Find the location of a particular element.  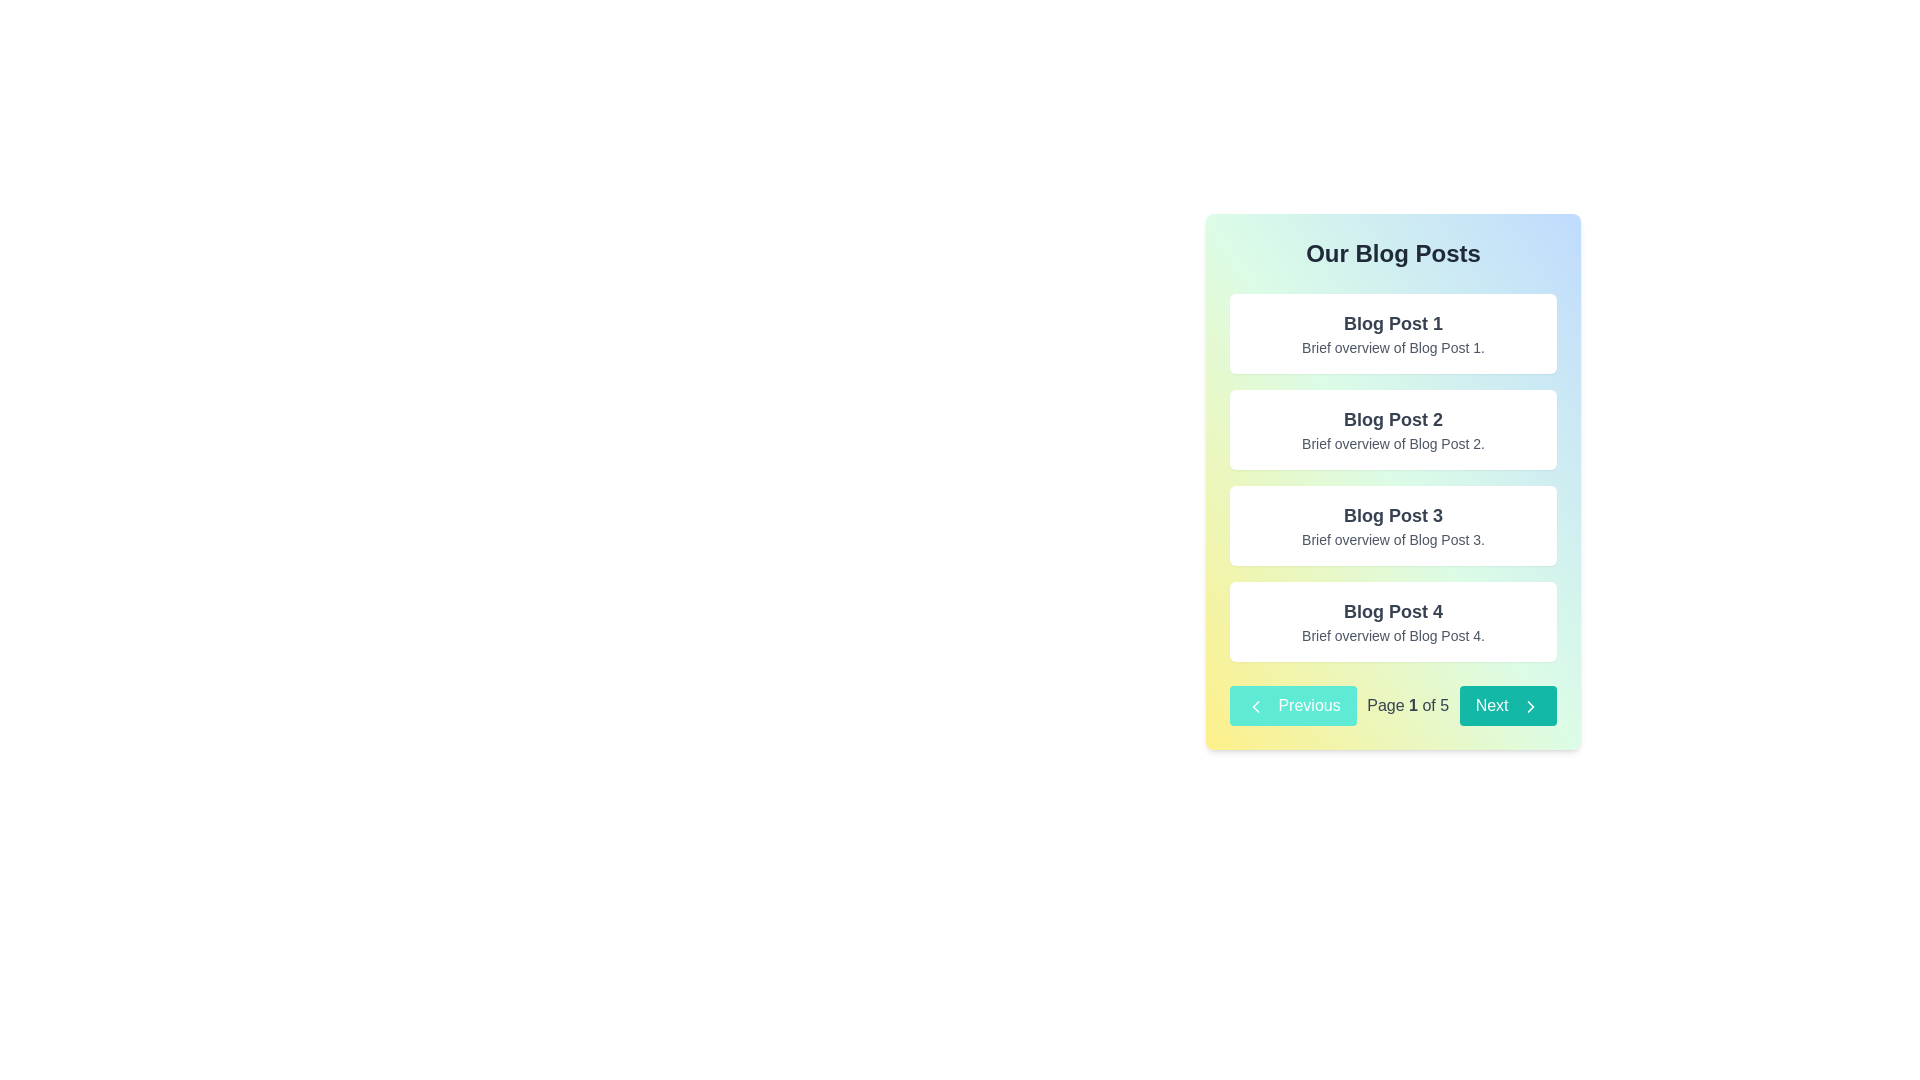

the fourth and bottom-most blog post preview card in the vertical list, which provides a title and short description, located between 'Blog Post 3' and the footer is located at coordinates (1392, 620).